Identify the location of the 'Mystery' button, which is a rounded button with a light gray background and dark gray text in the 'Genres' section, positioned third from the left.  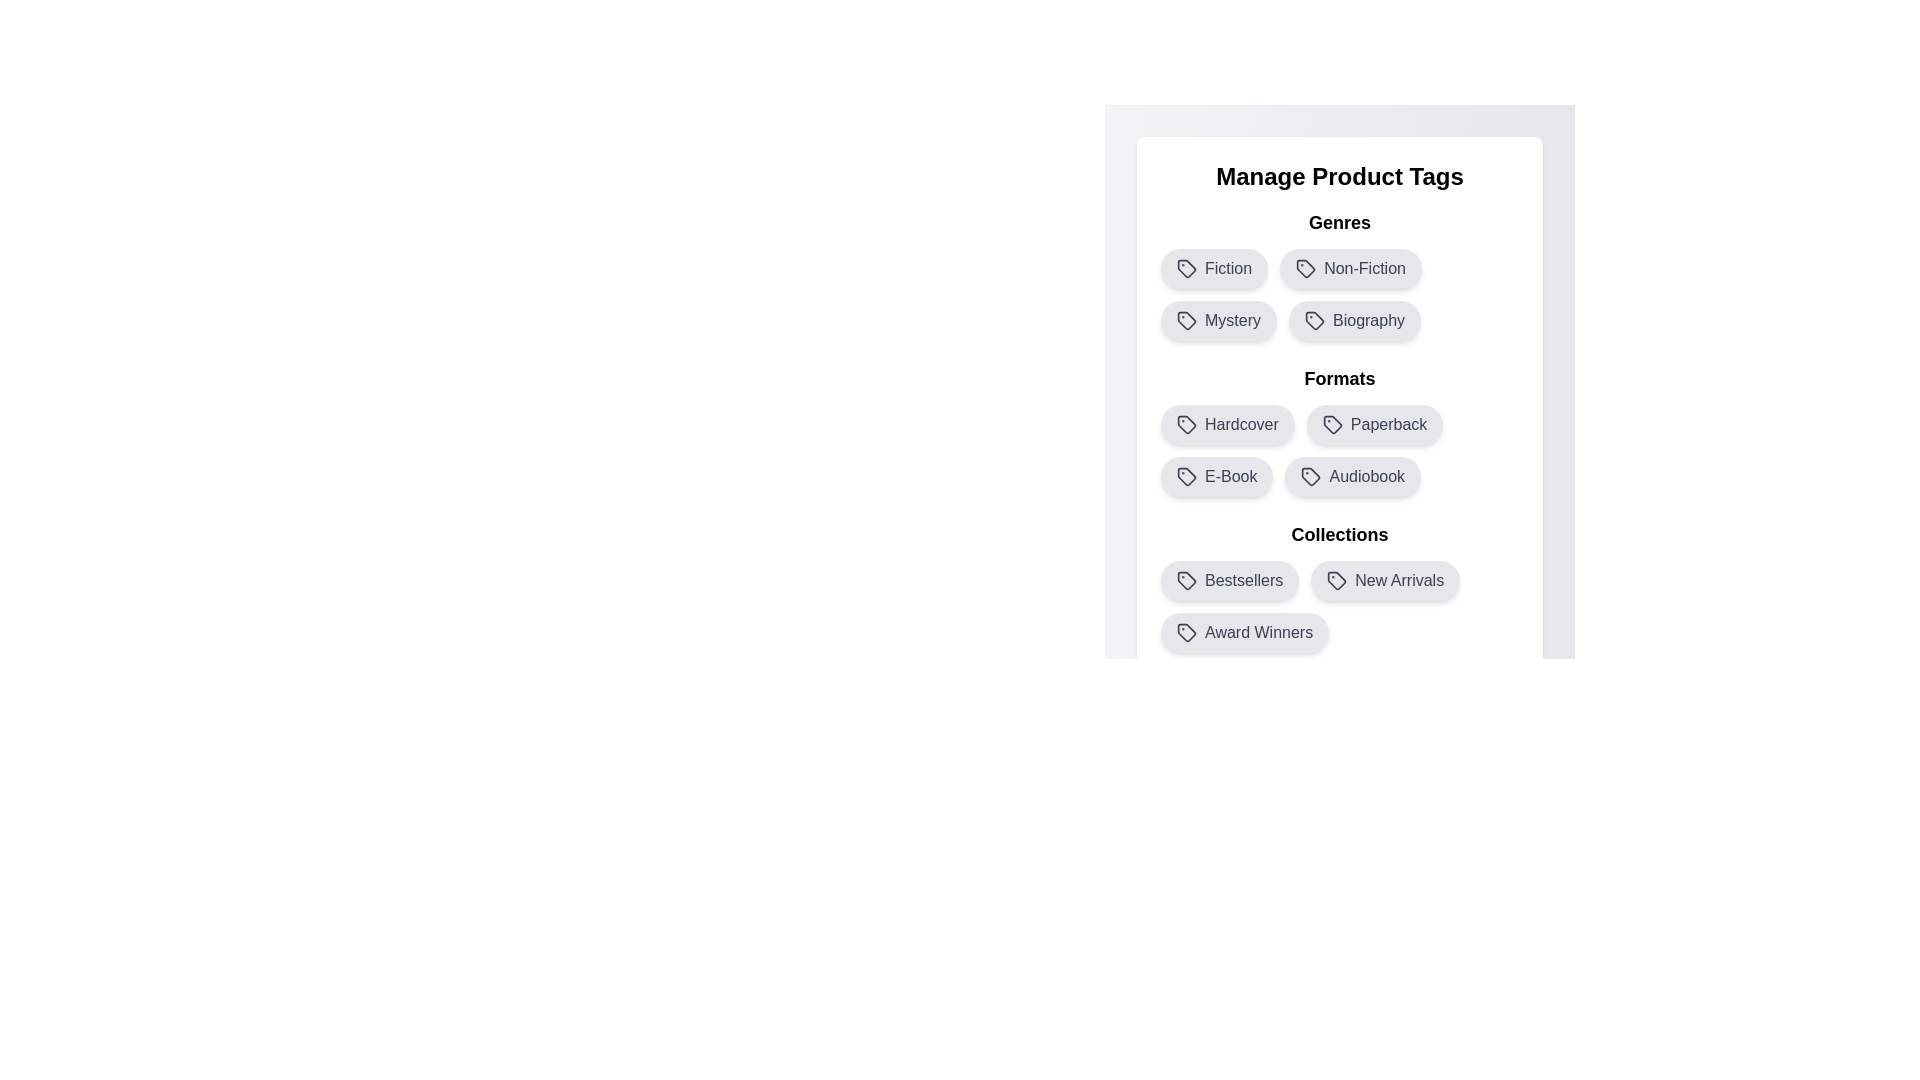
(1218, 319).